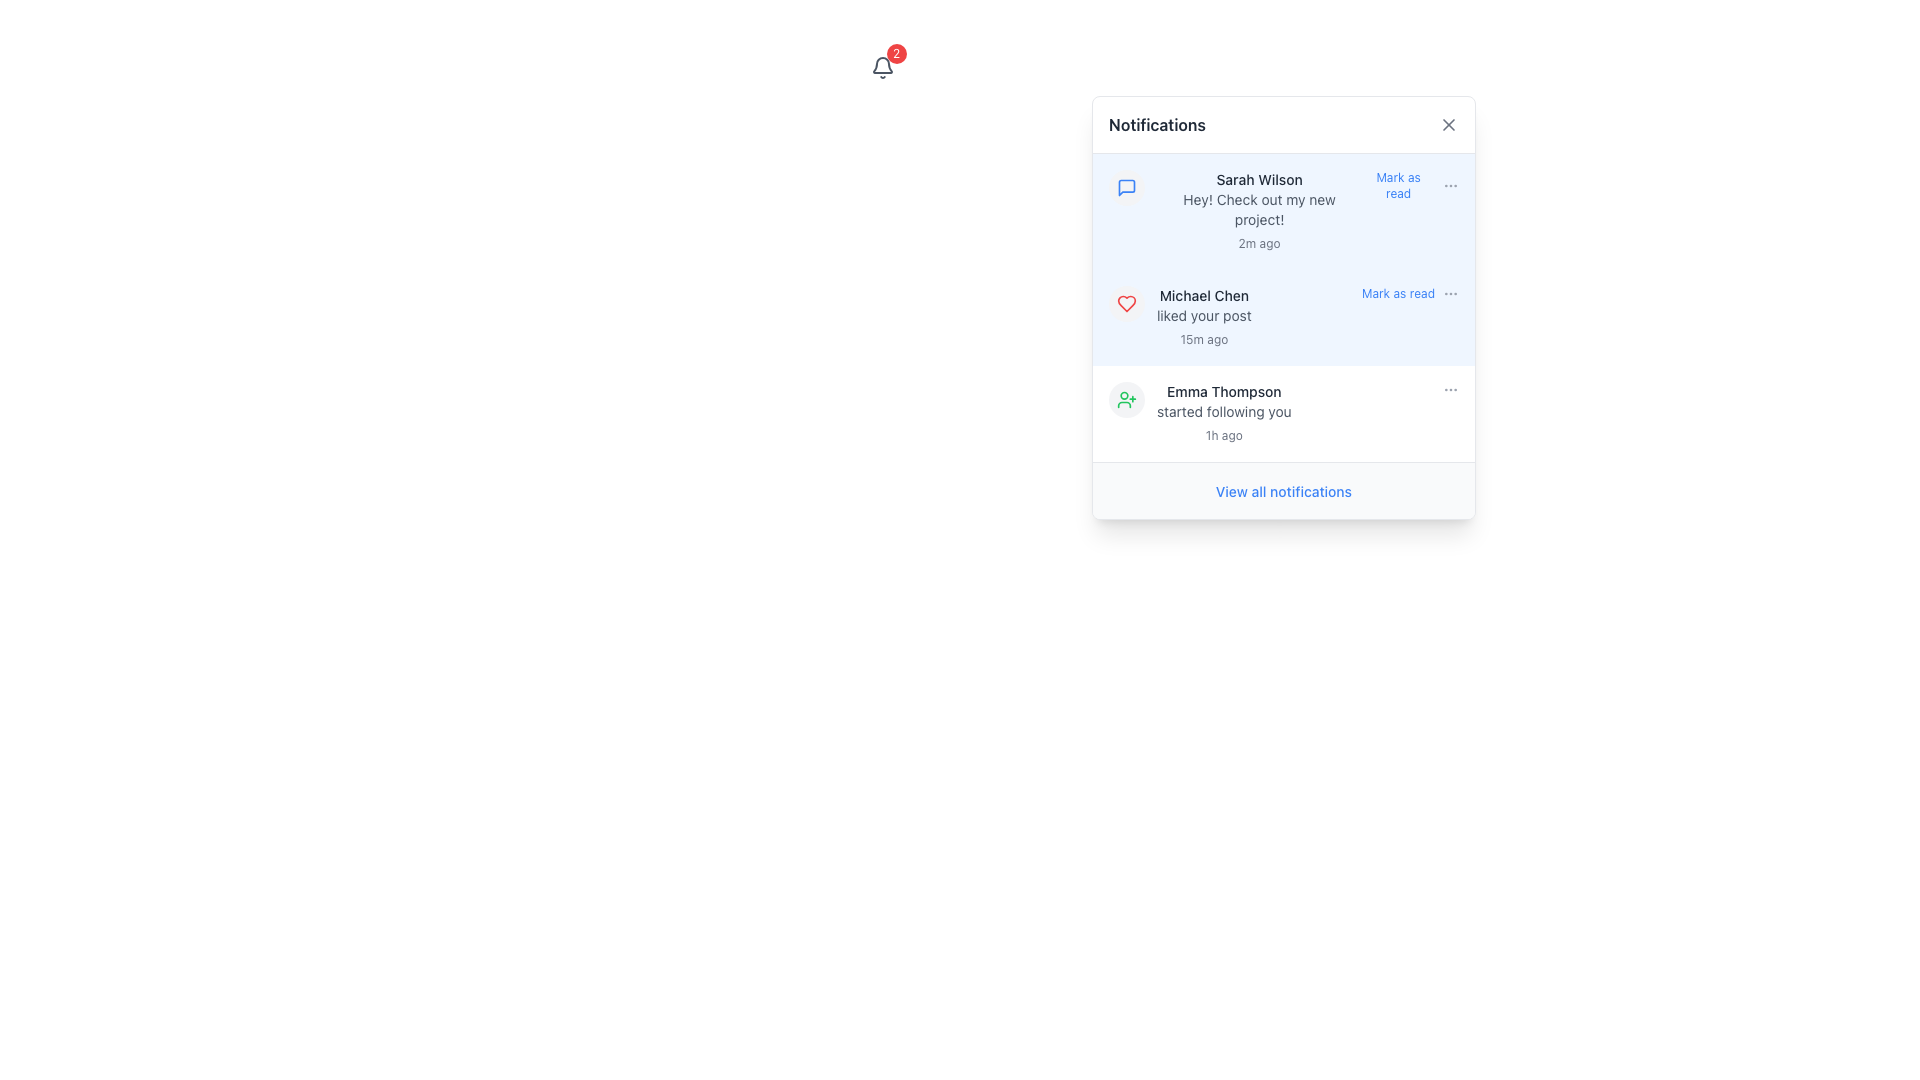 This screenshot has height=1080, width=1920. Describe the element at coordinates (881, 67) in the screenshot. I see `the notification icon represented by a bell symbol with a red badge showing '2'` at that location.